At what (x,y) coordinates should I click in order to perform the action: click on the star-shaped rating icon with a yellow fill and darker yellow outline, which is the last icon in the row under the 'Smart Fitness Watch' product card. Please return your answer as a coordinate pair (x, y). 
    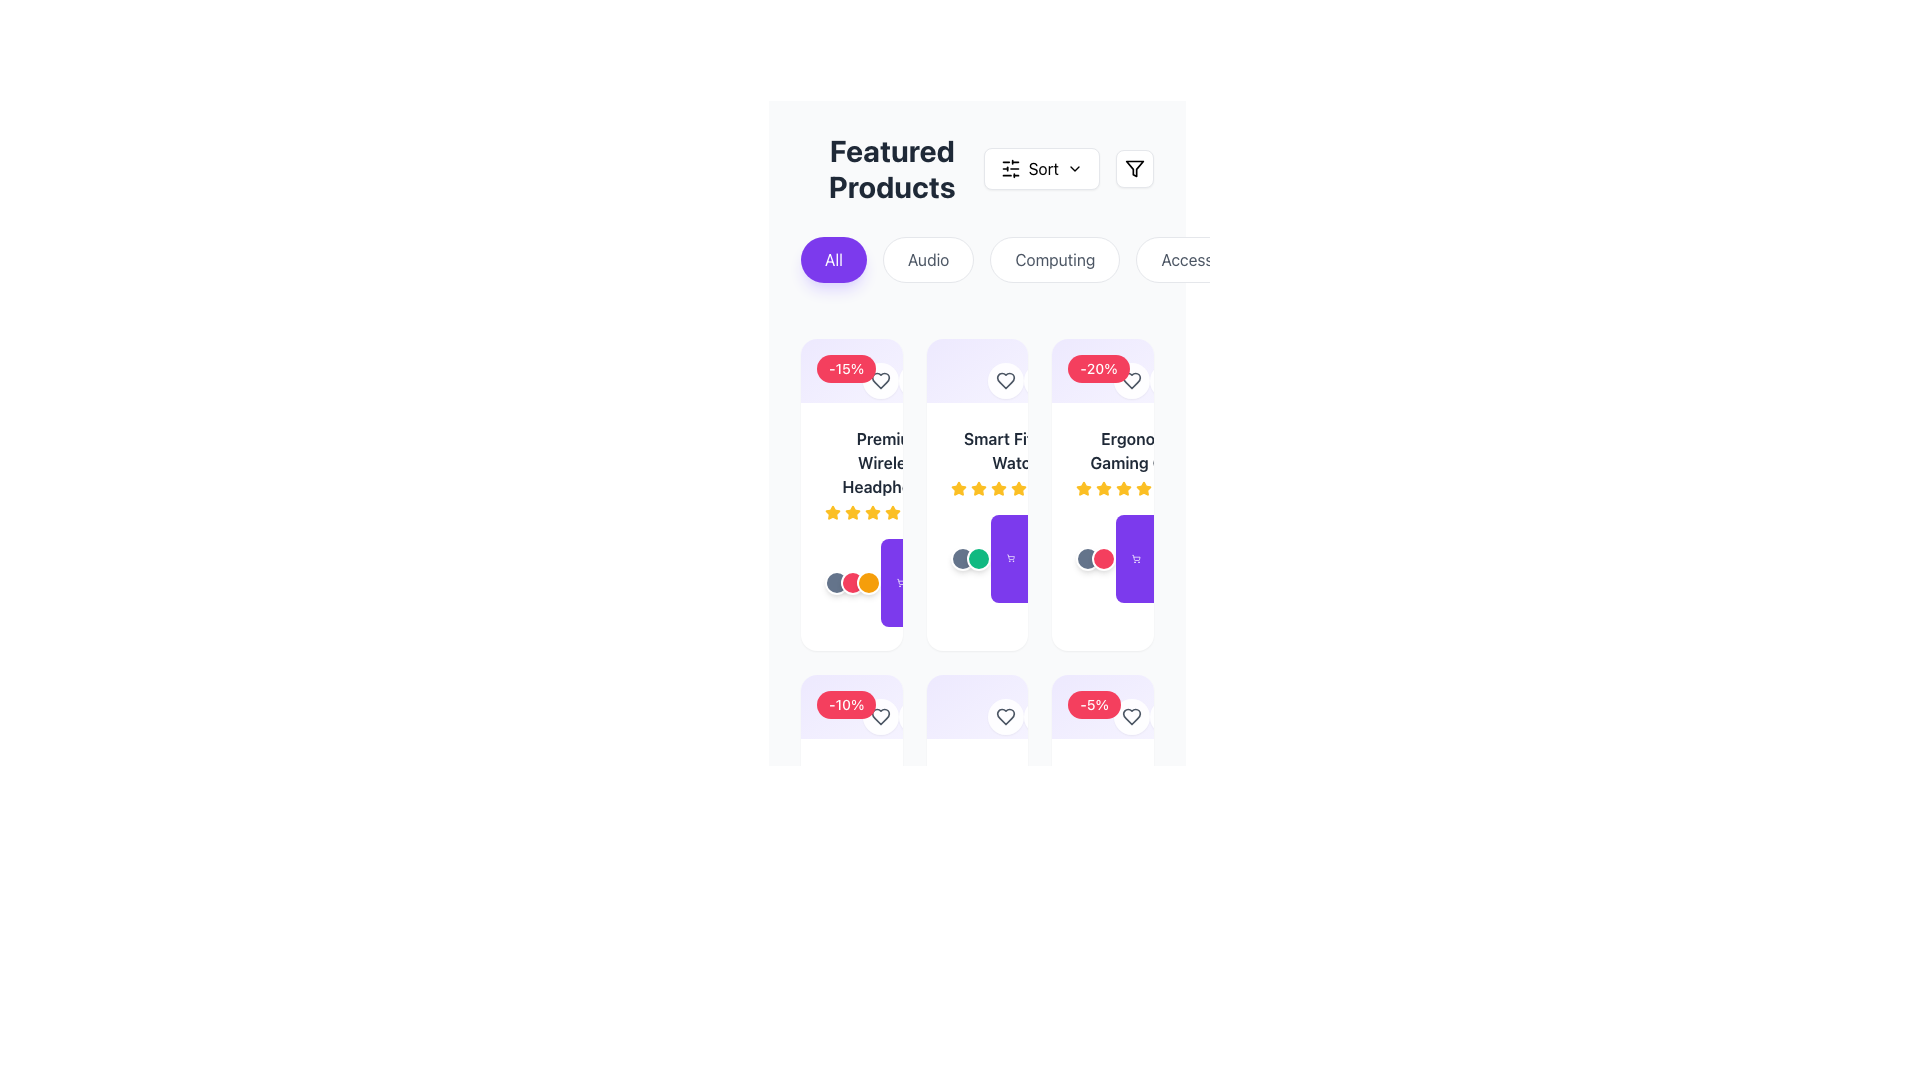
    Looking at the image, I should click on (1018, 489).